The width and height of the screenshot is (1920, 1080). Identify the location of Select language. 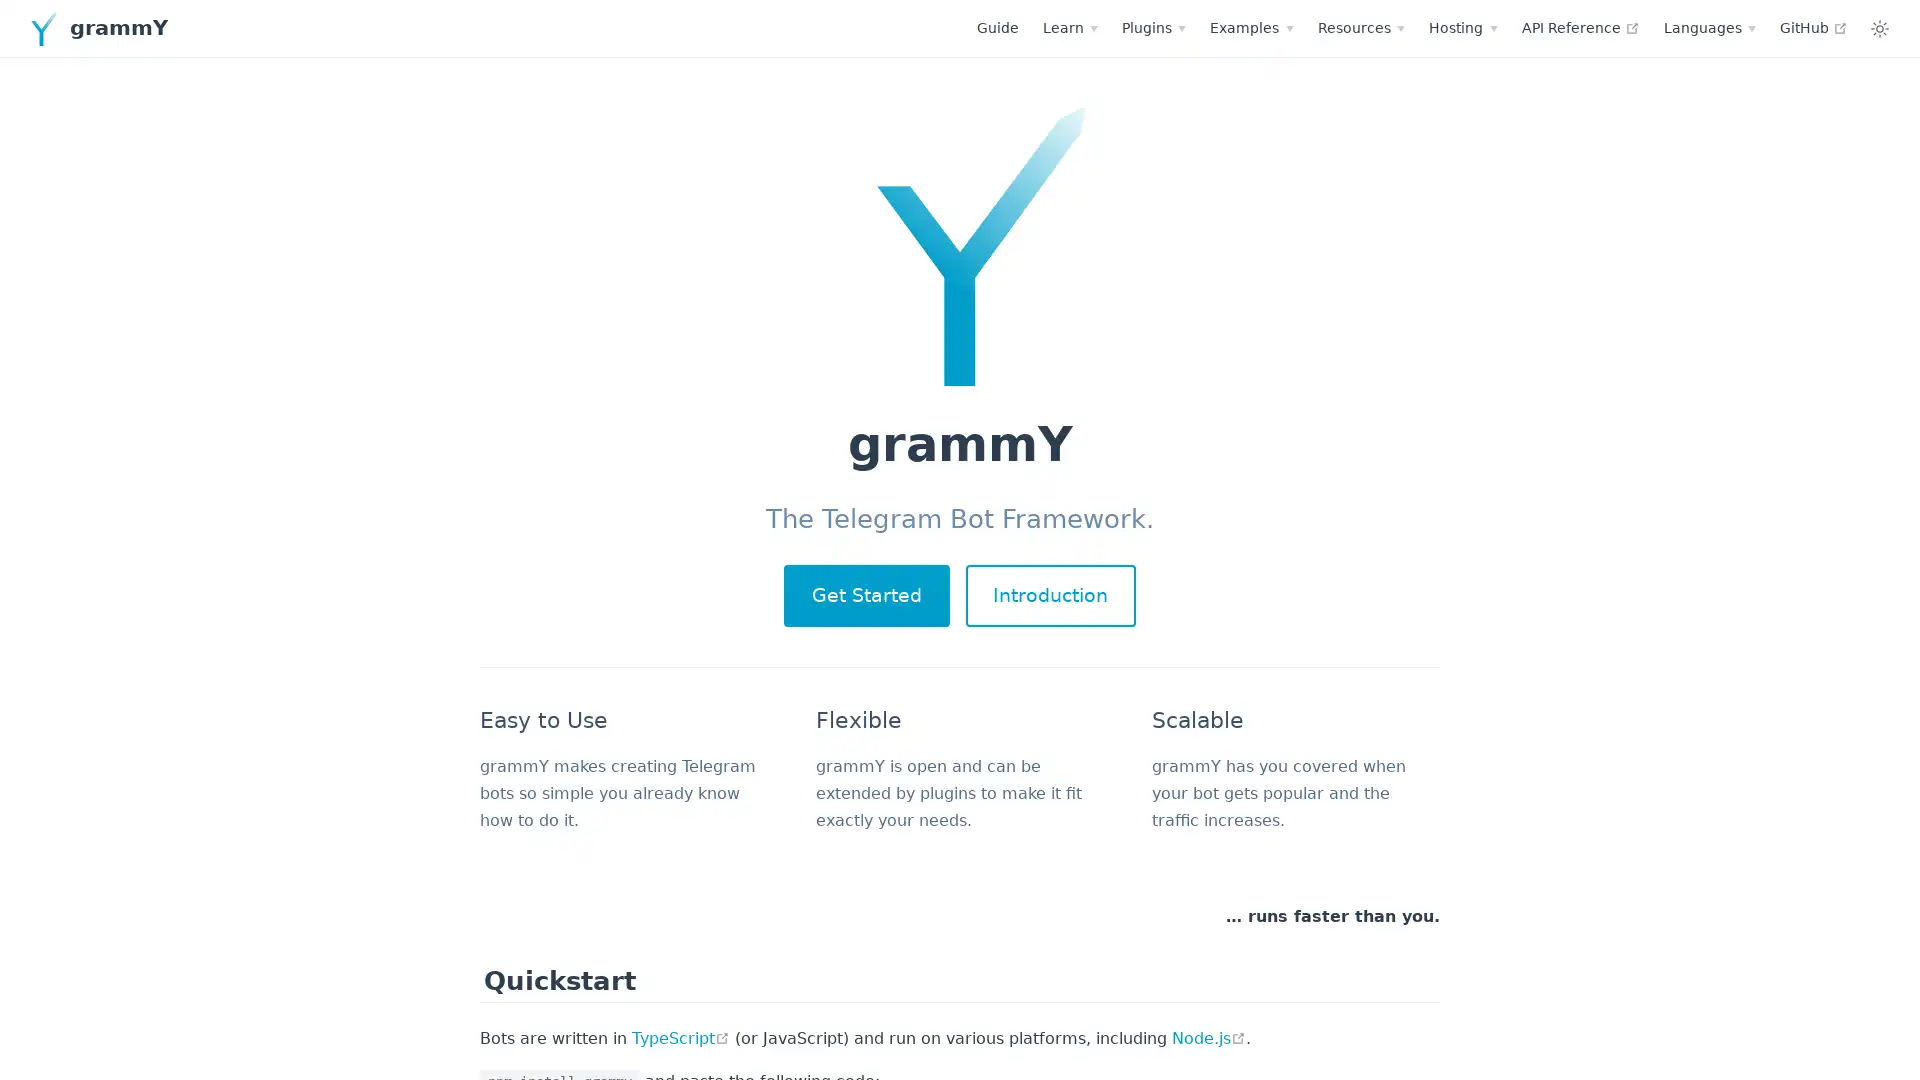
(1531, 27).